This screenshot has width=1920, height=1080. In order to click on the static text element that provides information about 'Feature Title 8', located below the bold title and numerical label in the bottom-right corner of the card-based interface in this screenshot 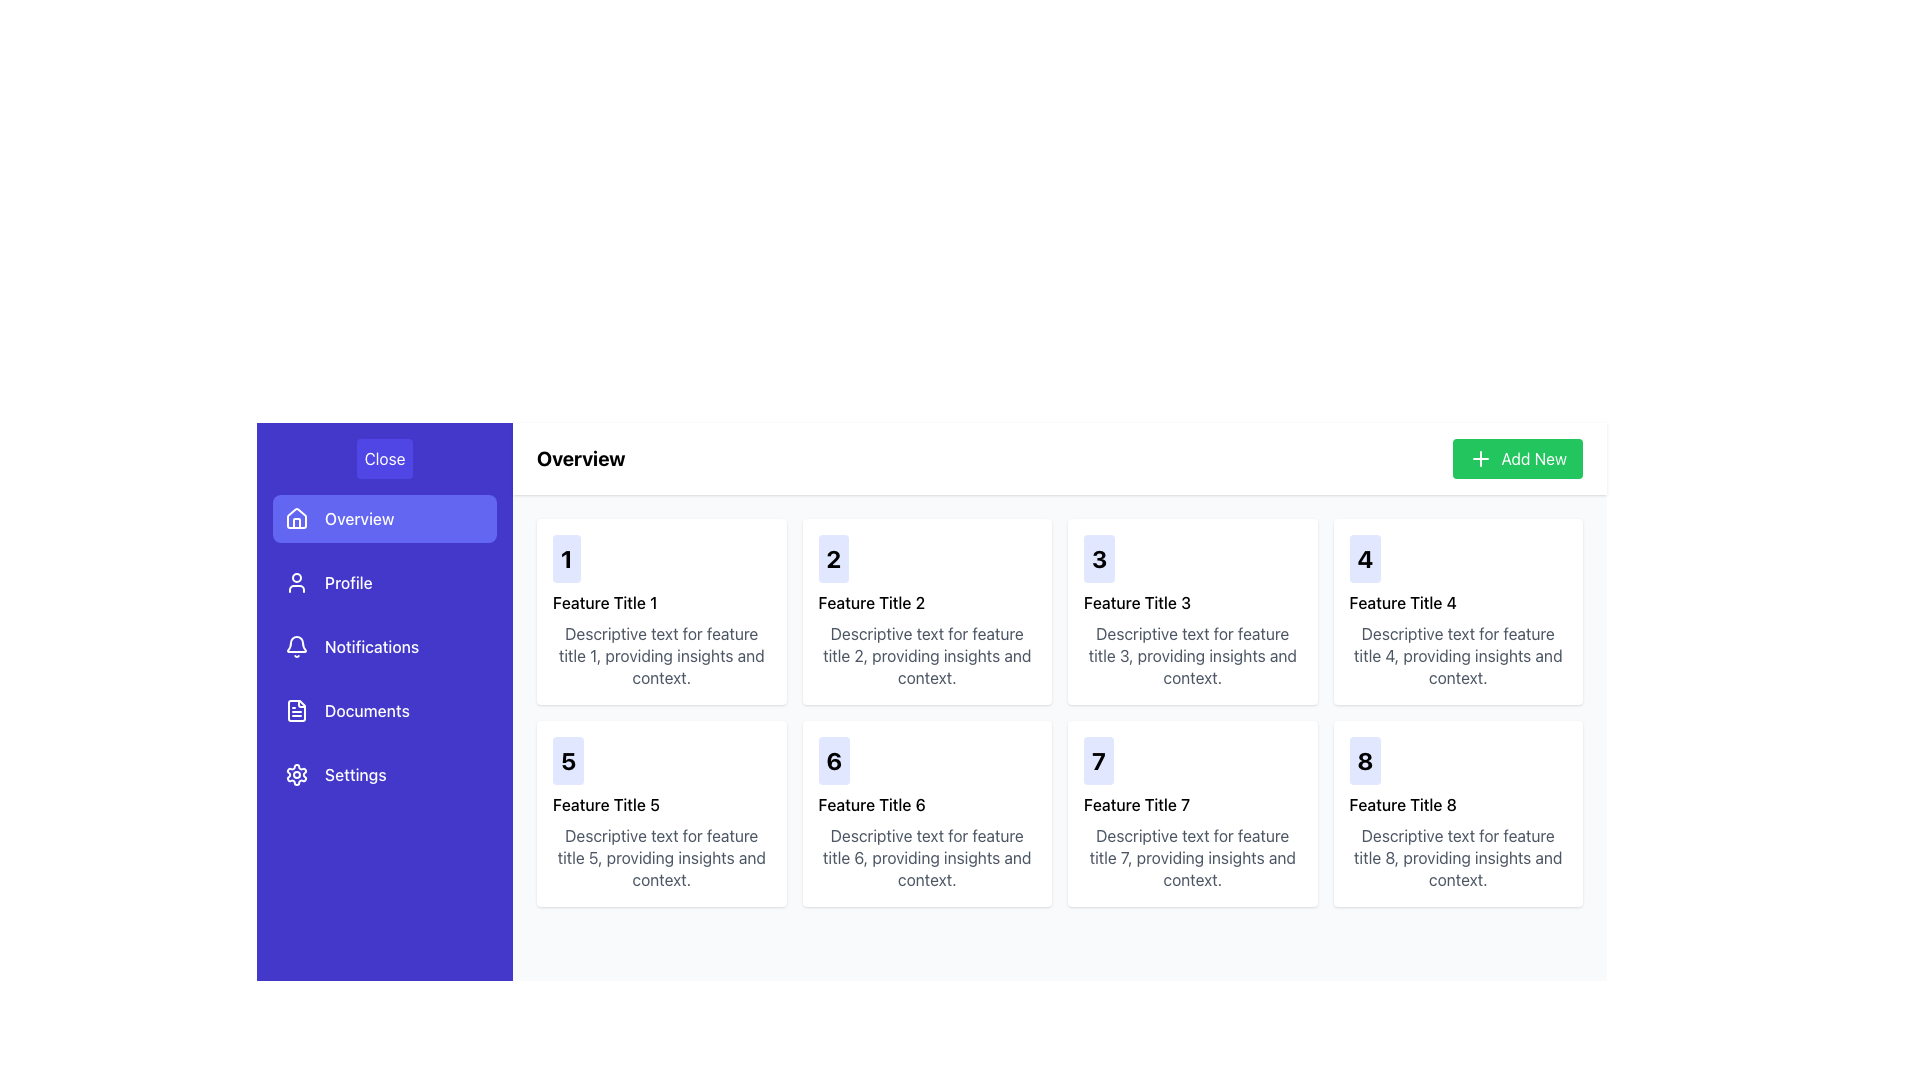, I will do `click(1458, 856)`.